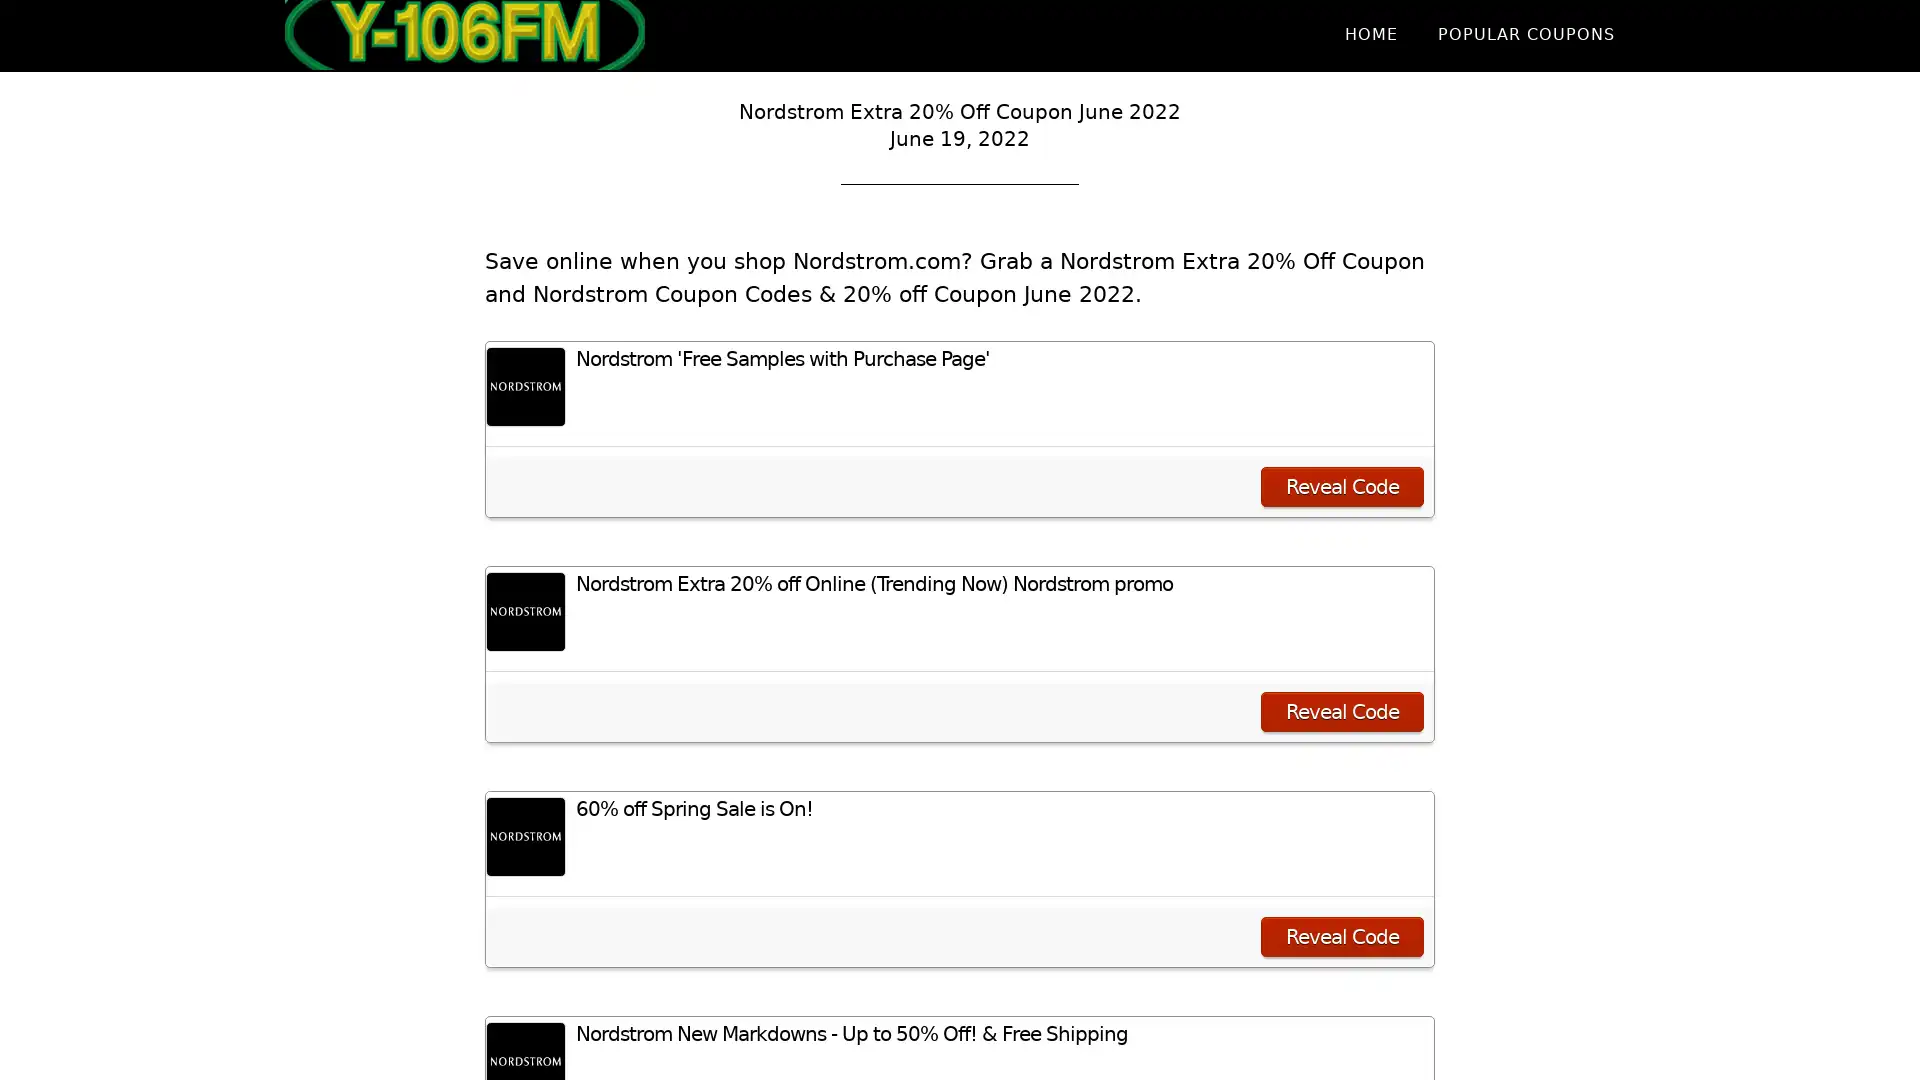  I want to click on Reveal Code, so click(1342, 711).